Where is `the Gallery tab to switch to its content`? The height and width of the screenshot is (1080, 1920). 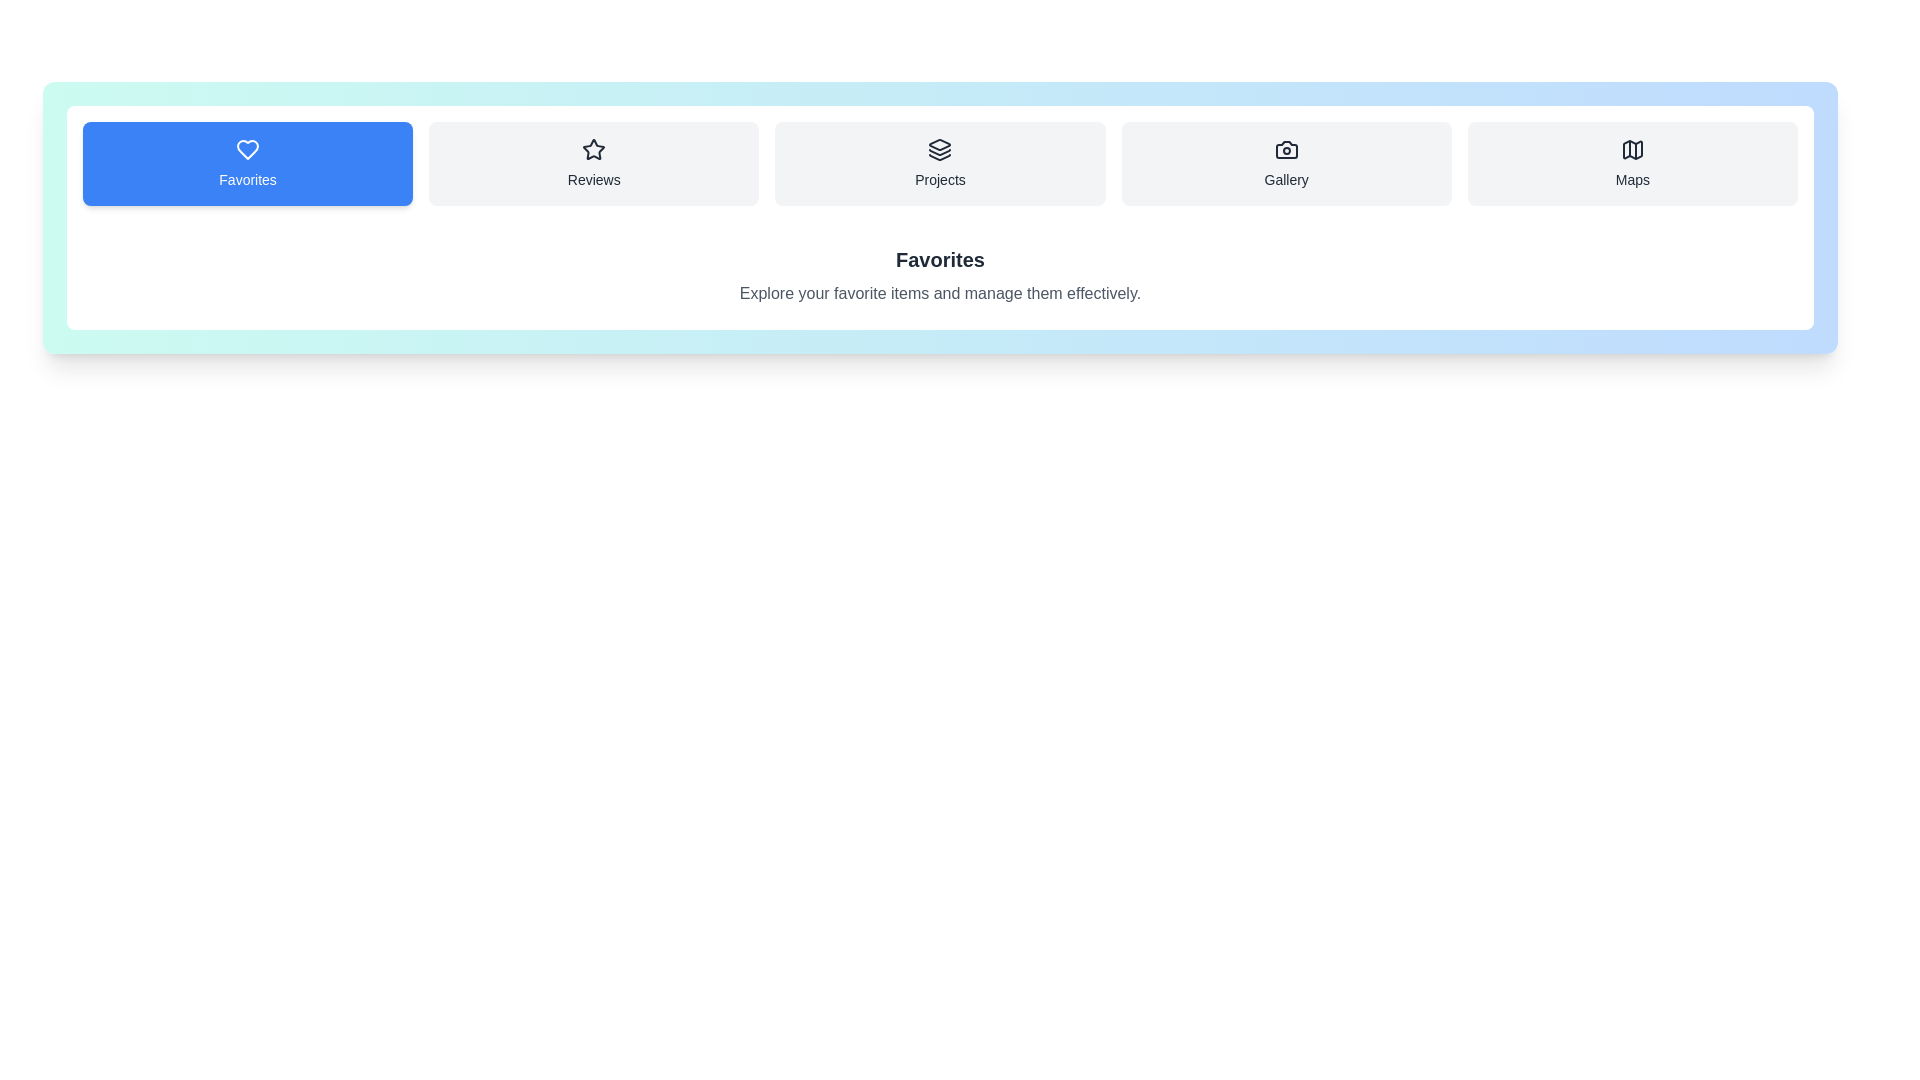 the Gallery tab to switch to its content is located at coordinates (1286, 163).